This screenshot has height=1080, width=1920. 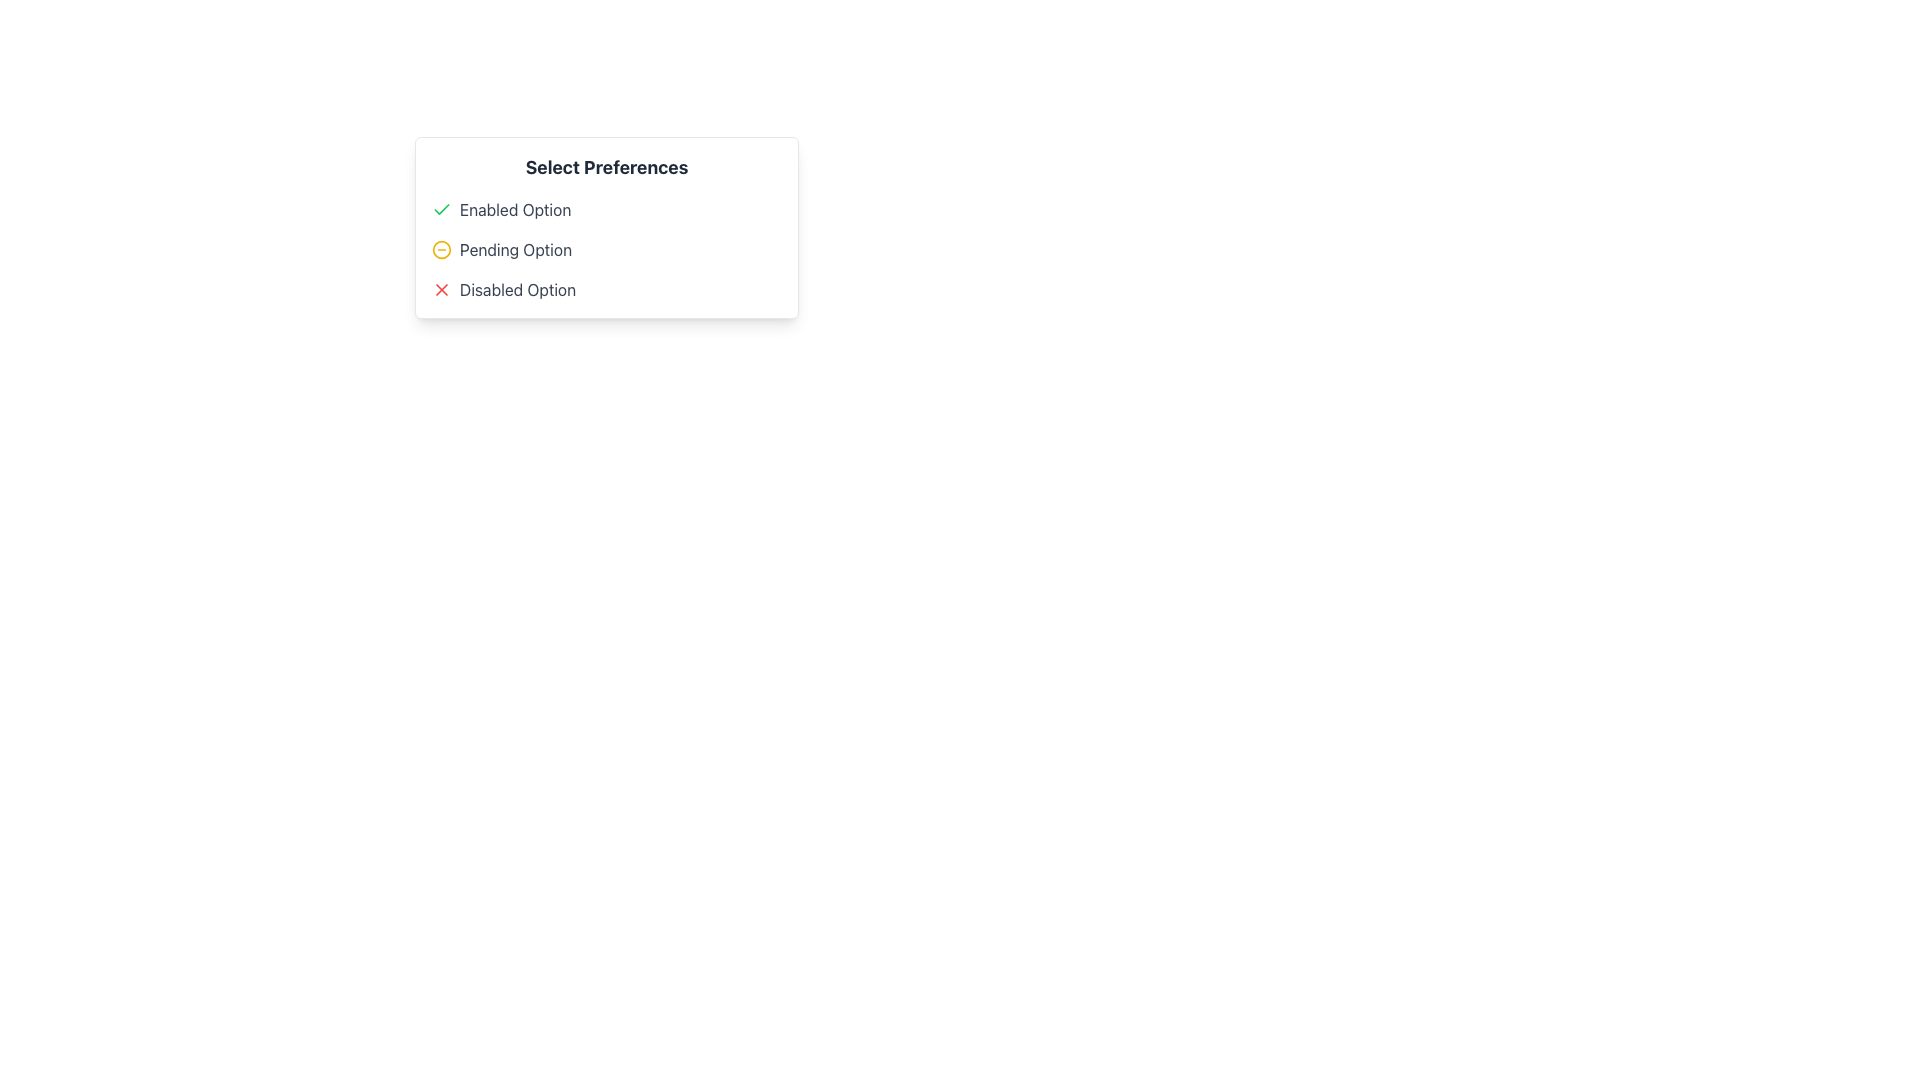 What do you see at coordinates (440, 289) in the screenshot?
I see `the 'Disabled' state vector graphic icon, which is the third icon in a series of three, located in the lower portion of the preferences list, associated with the text 'Disabled Option'` at bounding box center [440, 289].